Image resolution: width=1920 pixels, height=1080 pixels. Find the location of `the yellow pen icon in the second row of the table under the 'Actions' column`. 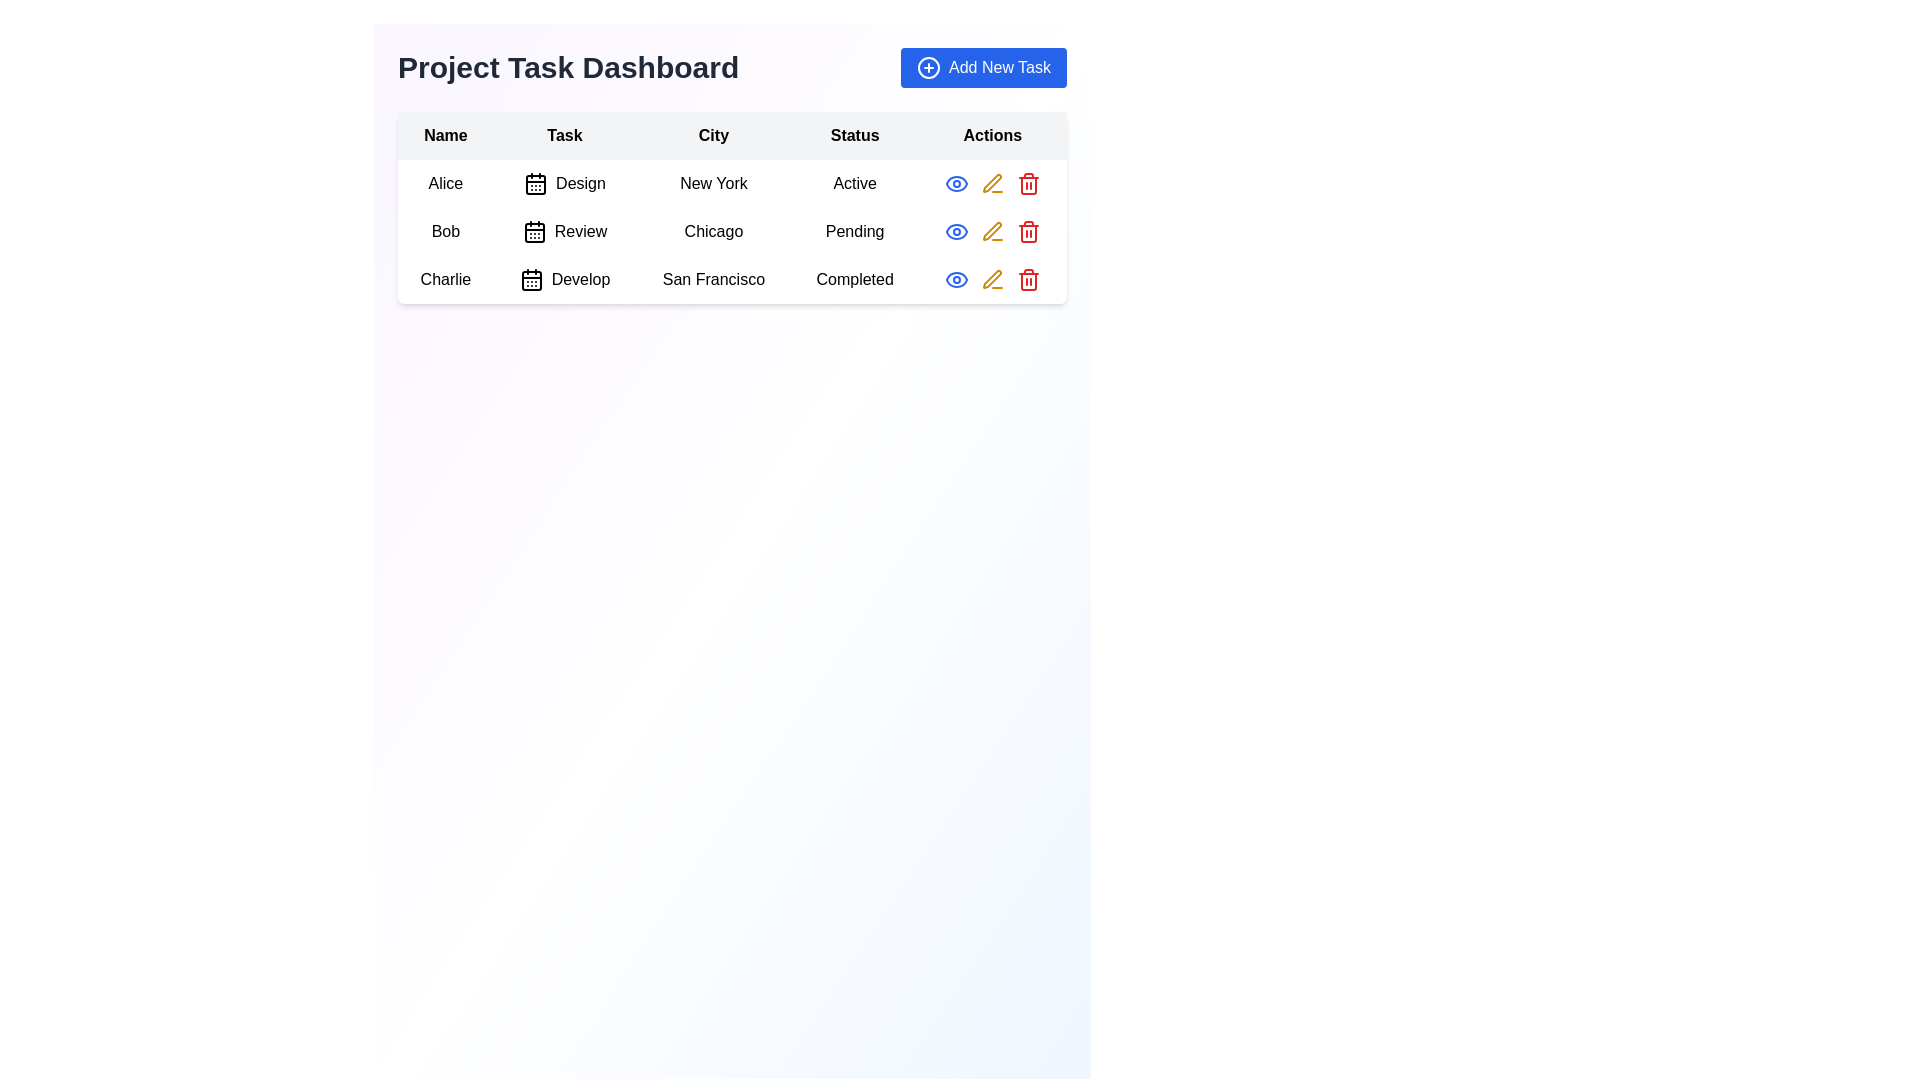

the yellow pen icon in the second row of the table under the 'Actions' column is located at coordinates (992, 230).